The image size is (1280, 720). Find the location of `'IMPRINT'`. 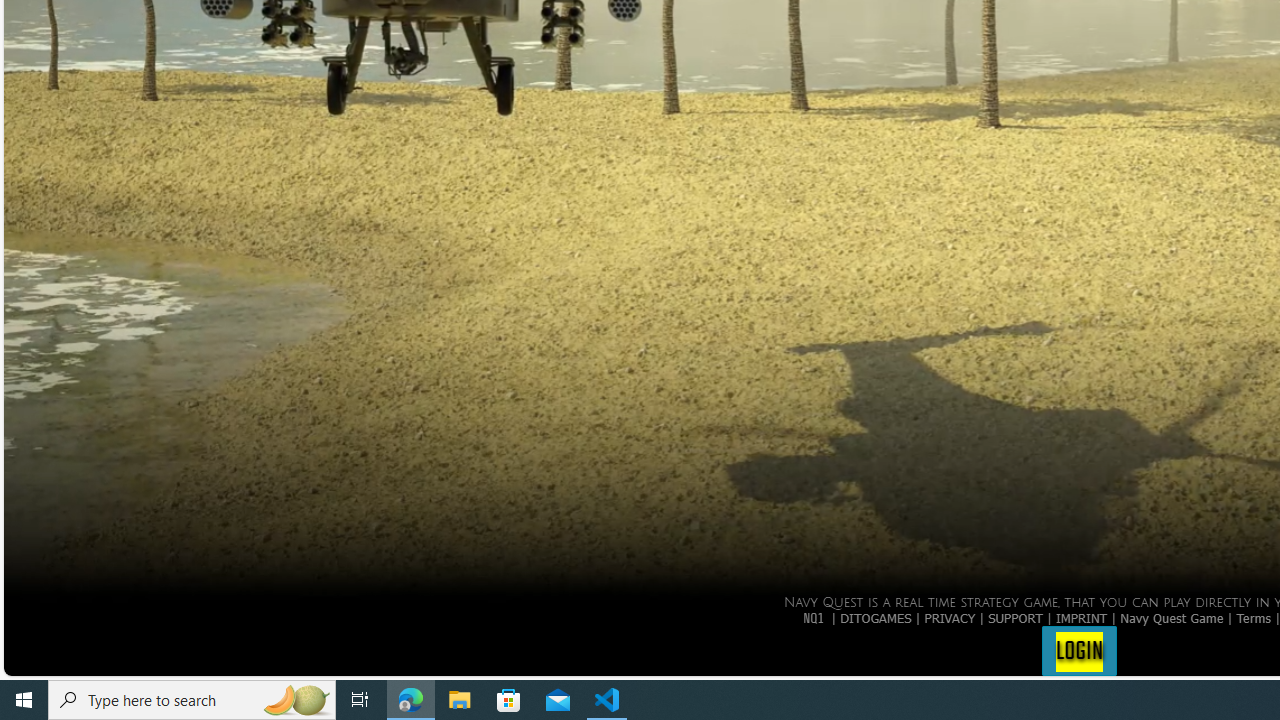

'IMPRINT' is located at coordinates (1080, 616).